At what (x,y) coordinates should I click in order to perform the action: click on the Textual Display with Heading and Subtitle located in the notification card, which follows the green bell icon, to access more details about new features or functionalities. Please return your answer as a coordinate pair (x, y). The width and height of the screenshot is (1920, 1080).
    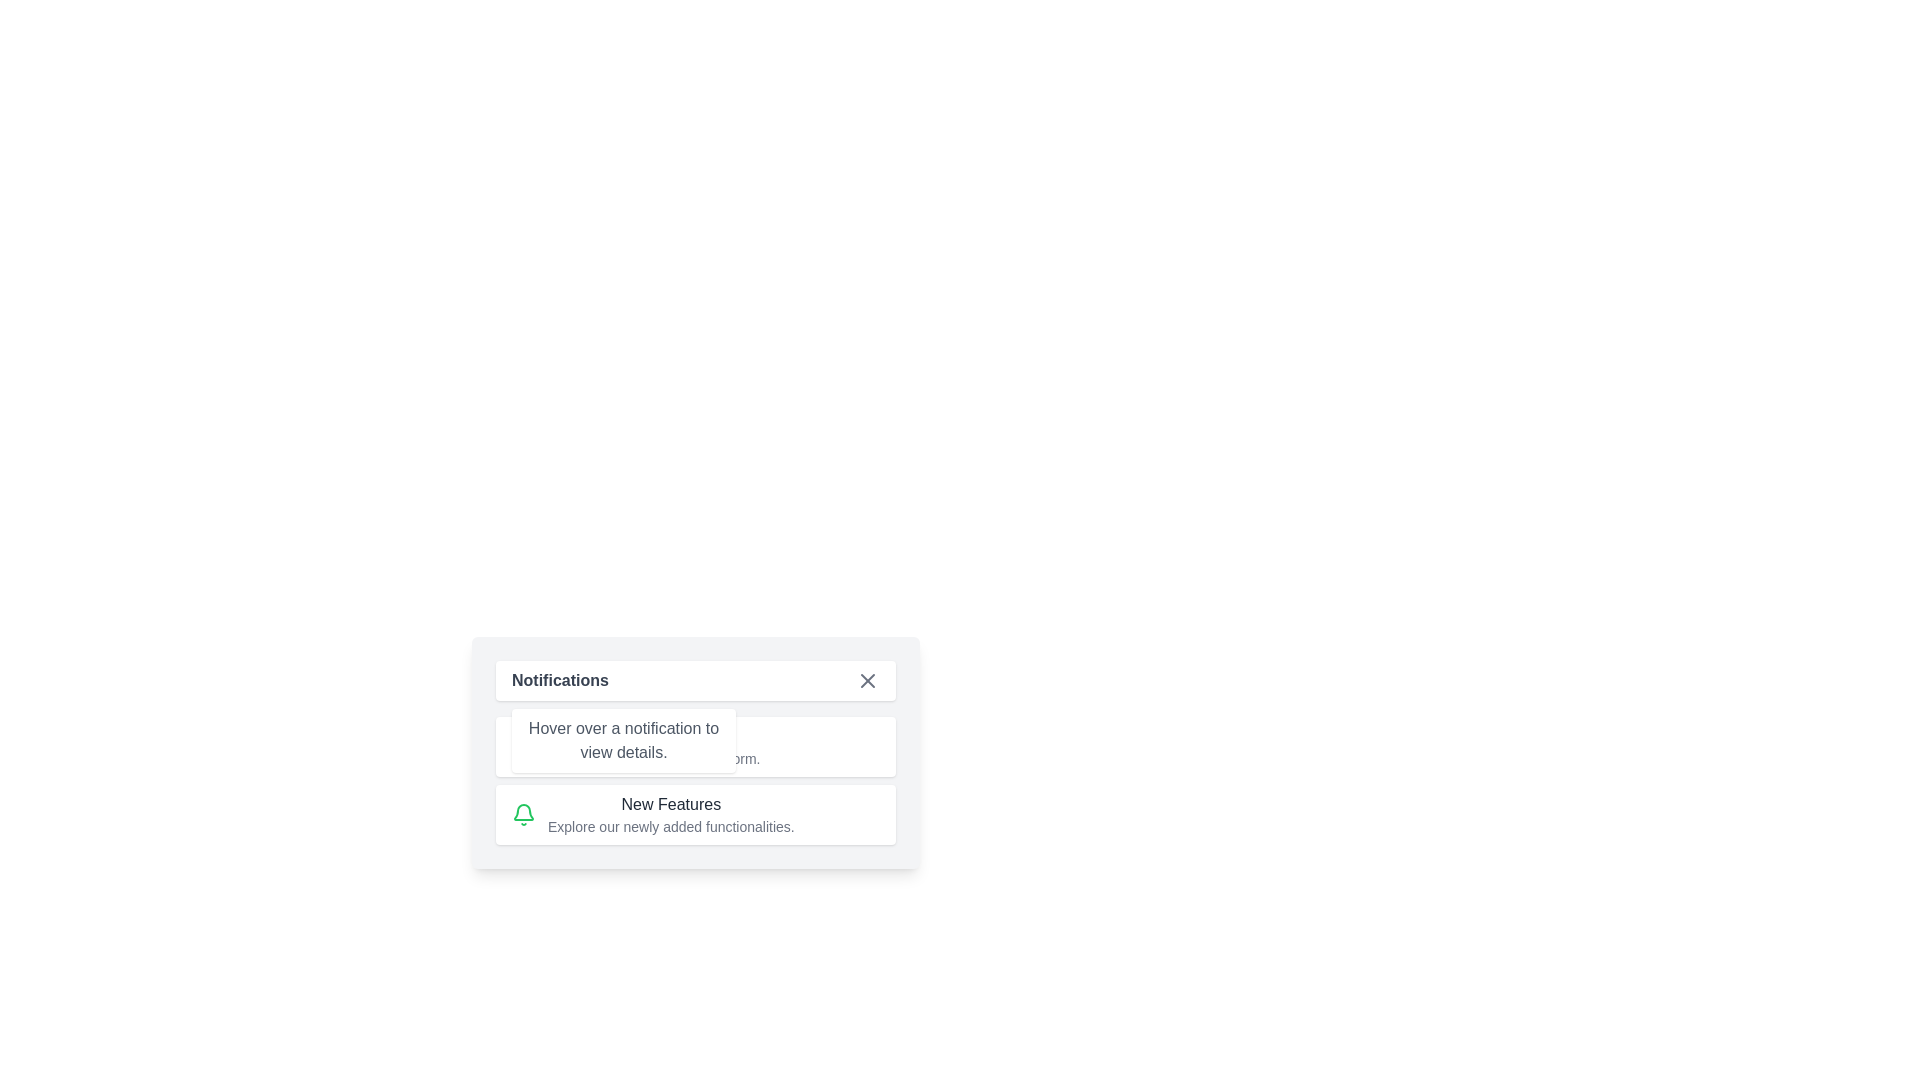
    Looking at the image, I should click on (671, 814).